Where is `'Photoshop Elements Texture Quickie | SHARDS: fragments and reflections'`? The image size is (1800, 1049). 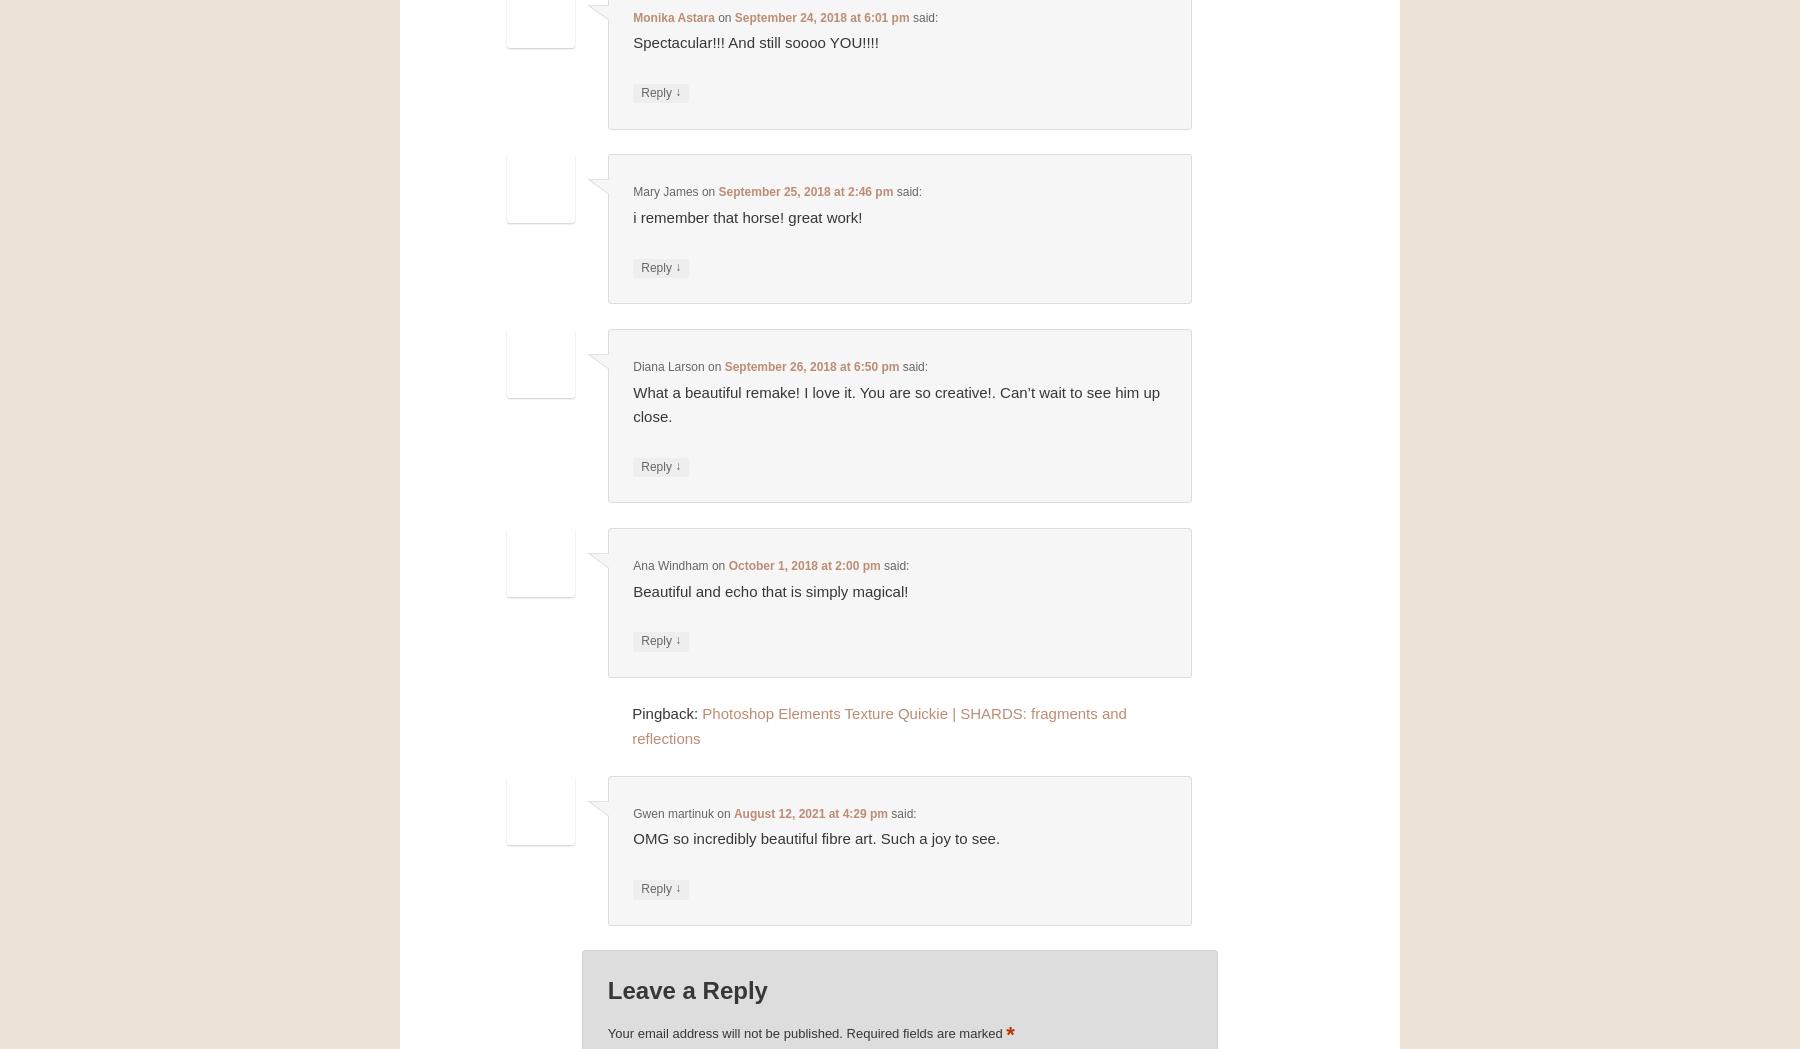
'Photoshop Elements Texture Quickie | SHARDS: fragments and reflections' is located at coordinates (878, 725).